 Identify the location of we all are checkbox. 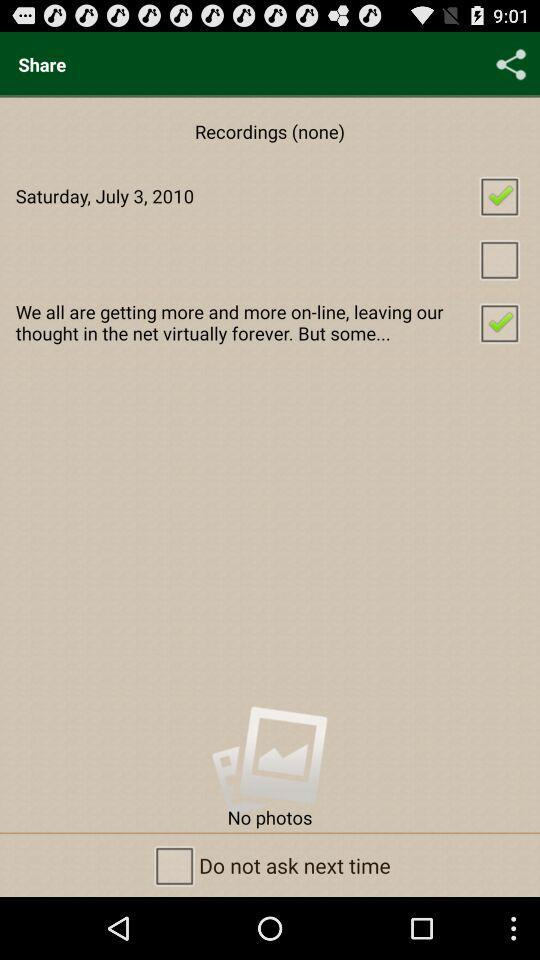
(270, 322).